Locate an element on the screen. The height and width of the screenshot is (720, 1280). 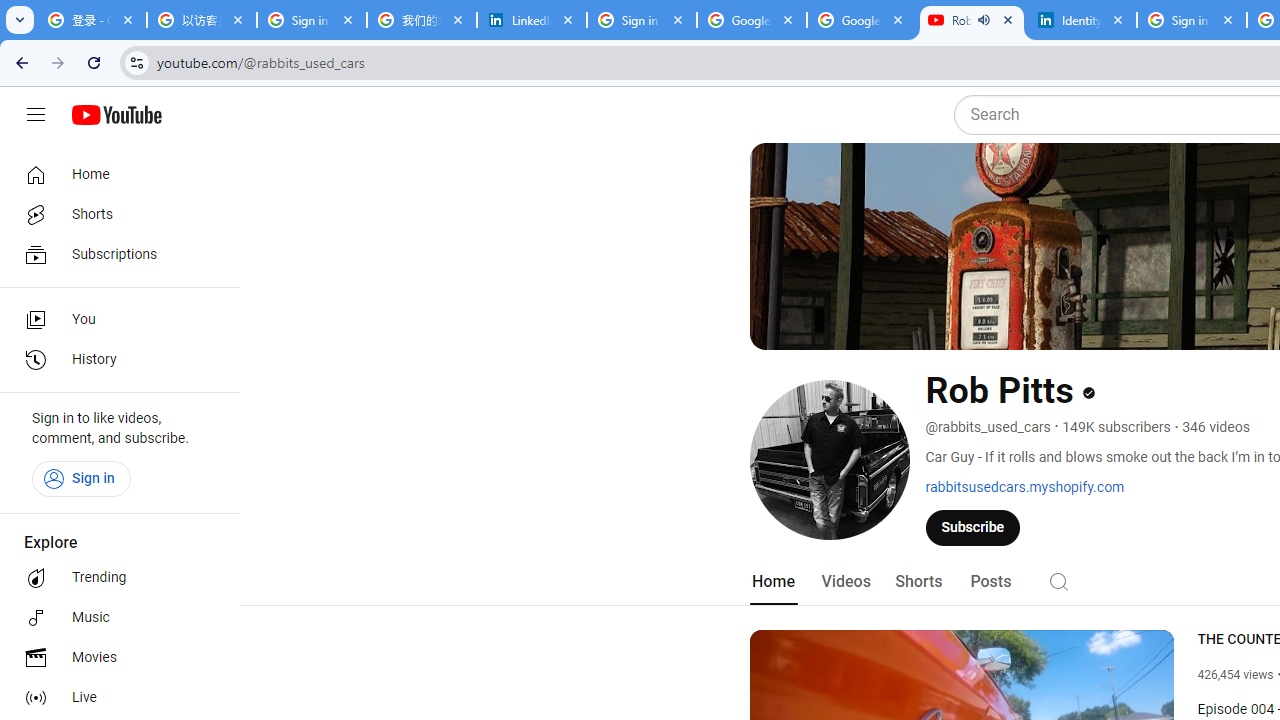
'Guide' is located at coordinates (35, 115).